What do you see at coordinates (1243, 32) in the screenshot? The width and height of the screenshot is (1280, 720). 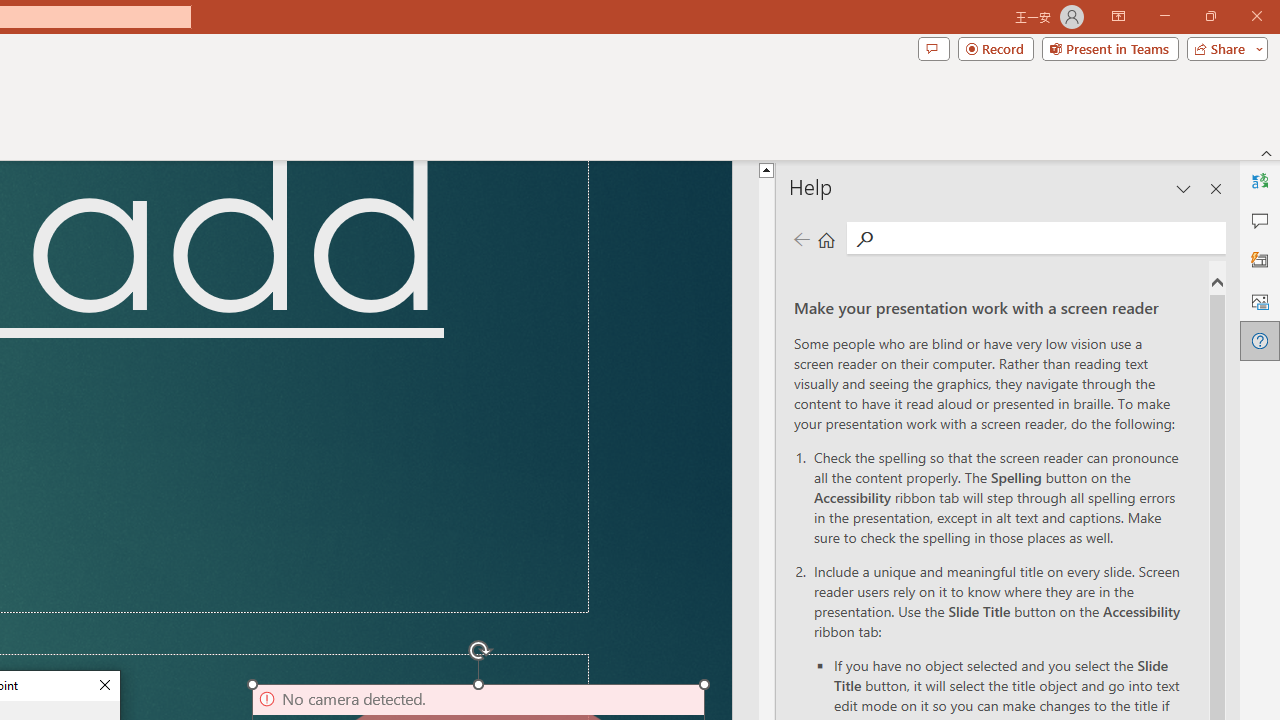 I see `'Close'` at bounding box center [1243, 32].